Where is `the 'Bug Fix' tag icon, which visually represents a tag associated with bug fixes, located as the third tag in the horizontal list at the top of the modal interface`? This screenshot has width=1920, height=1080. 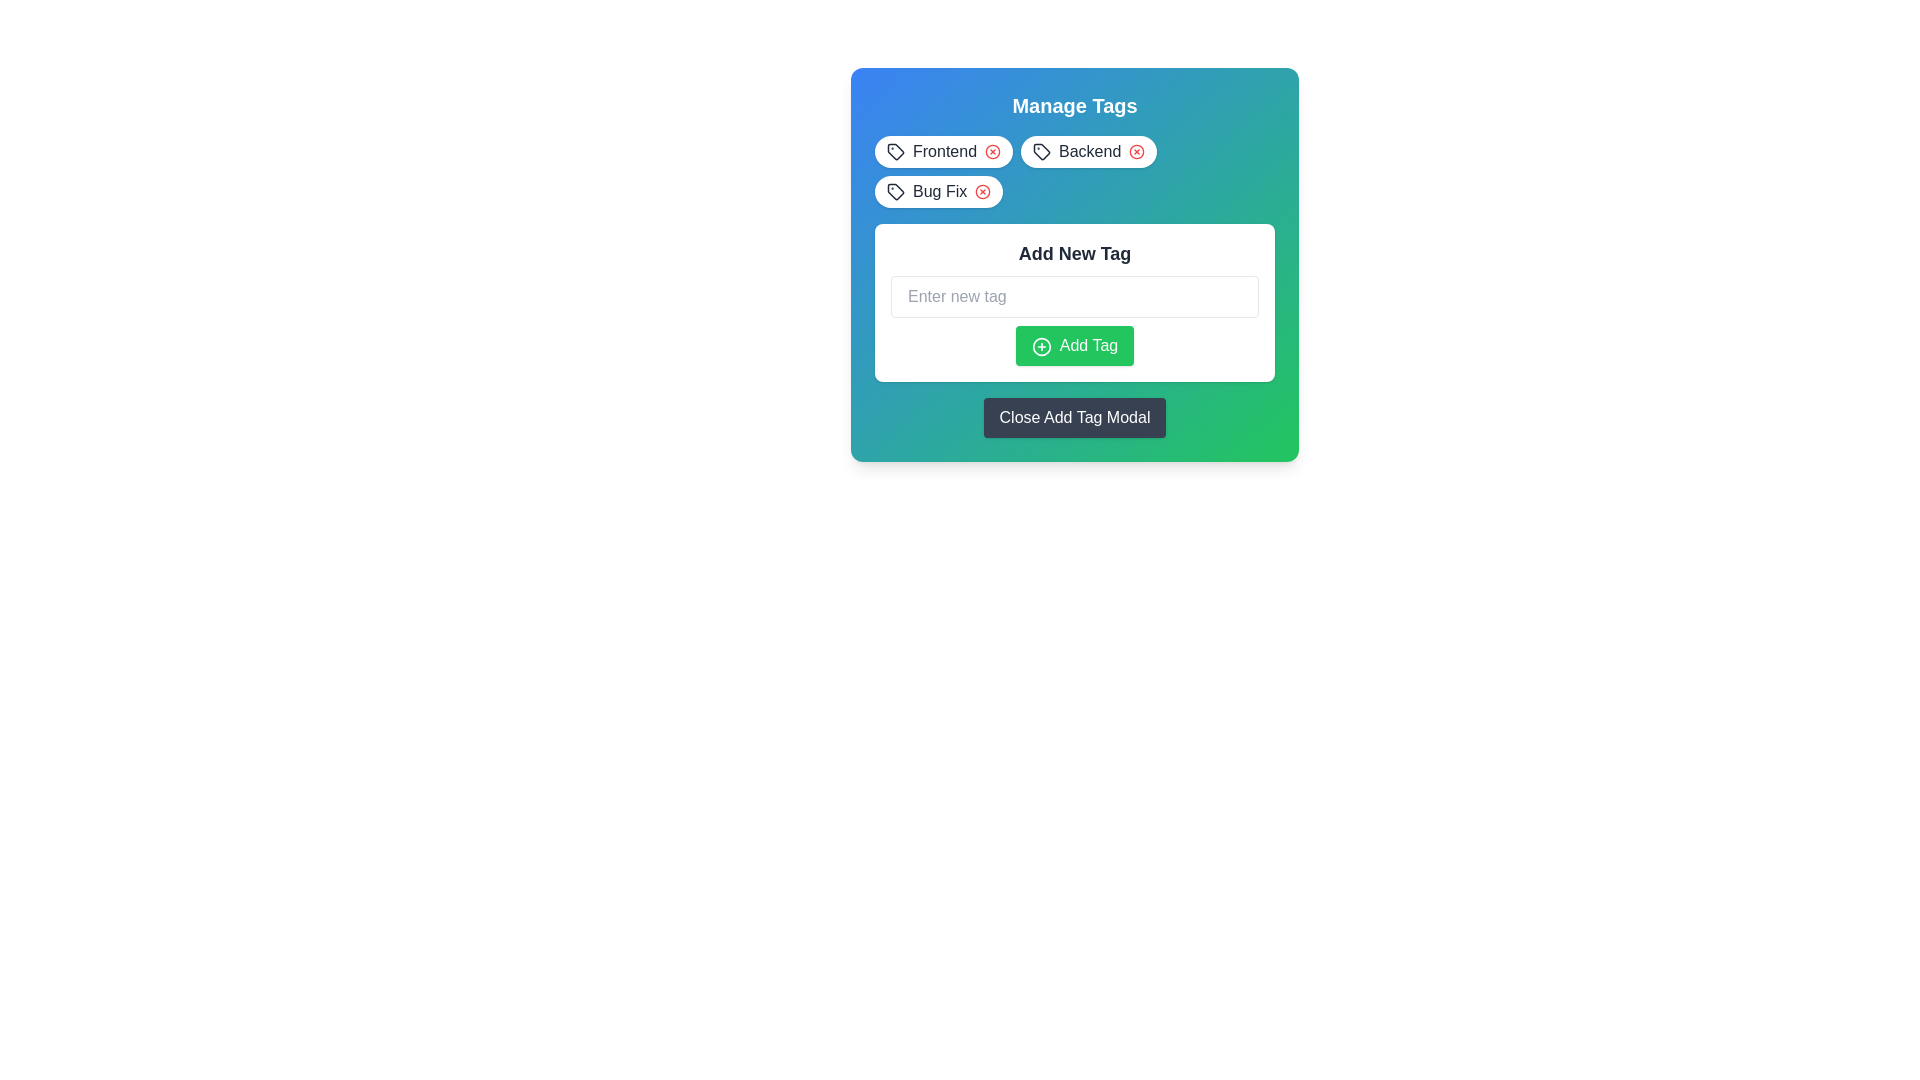 the 'Bug Fix' tag icon, which visually represents a tag associated with bug fixes, located as the third tag in the horizontal list at the top of the modal interface is located at coordinates (895, 192).